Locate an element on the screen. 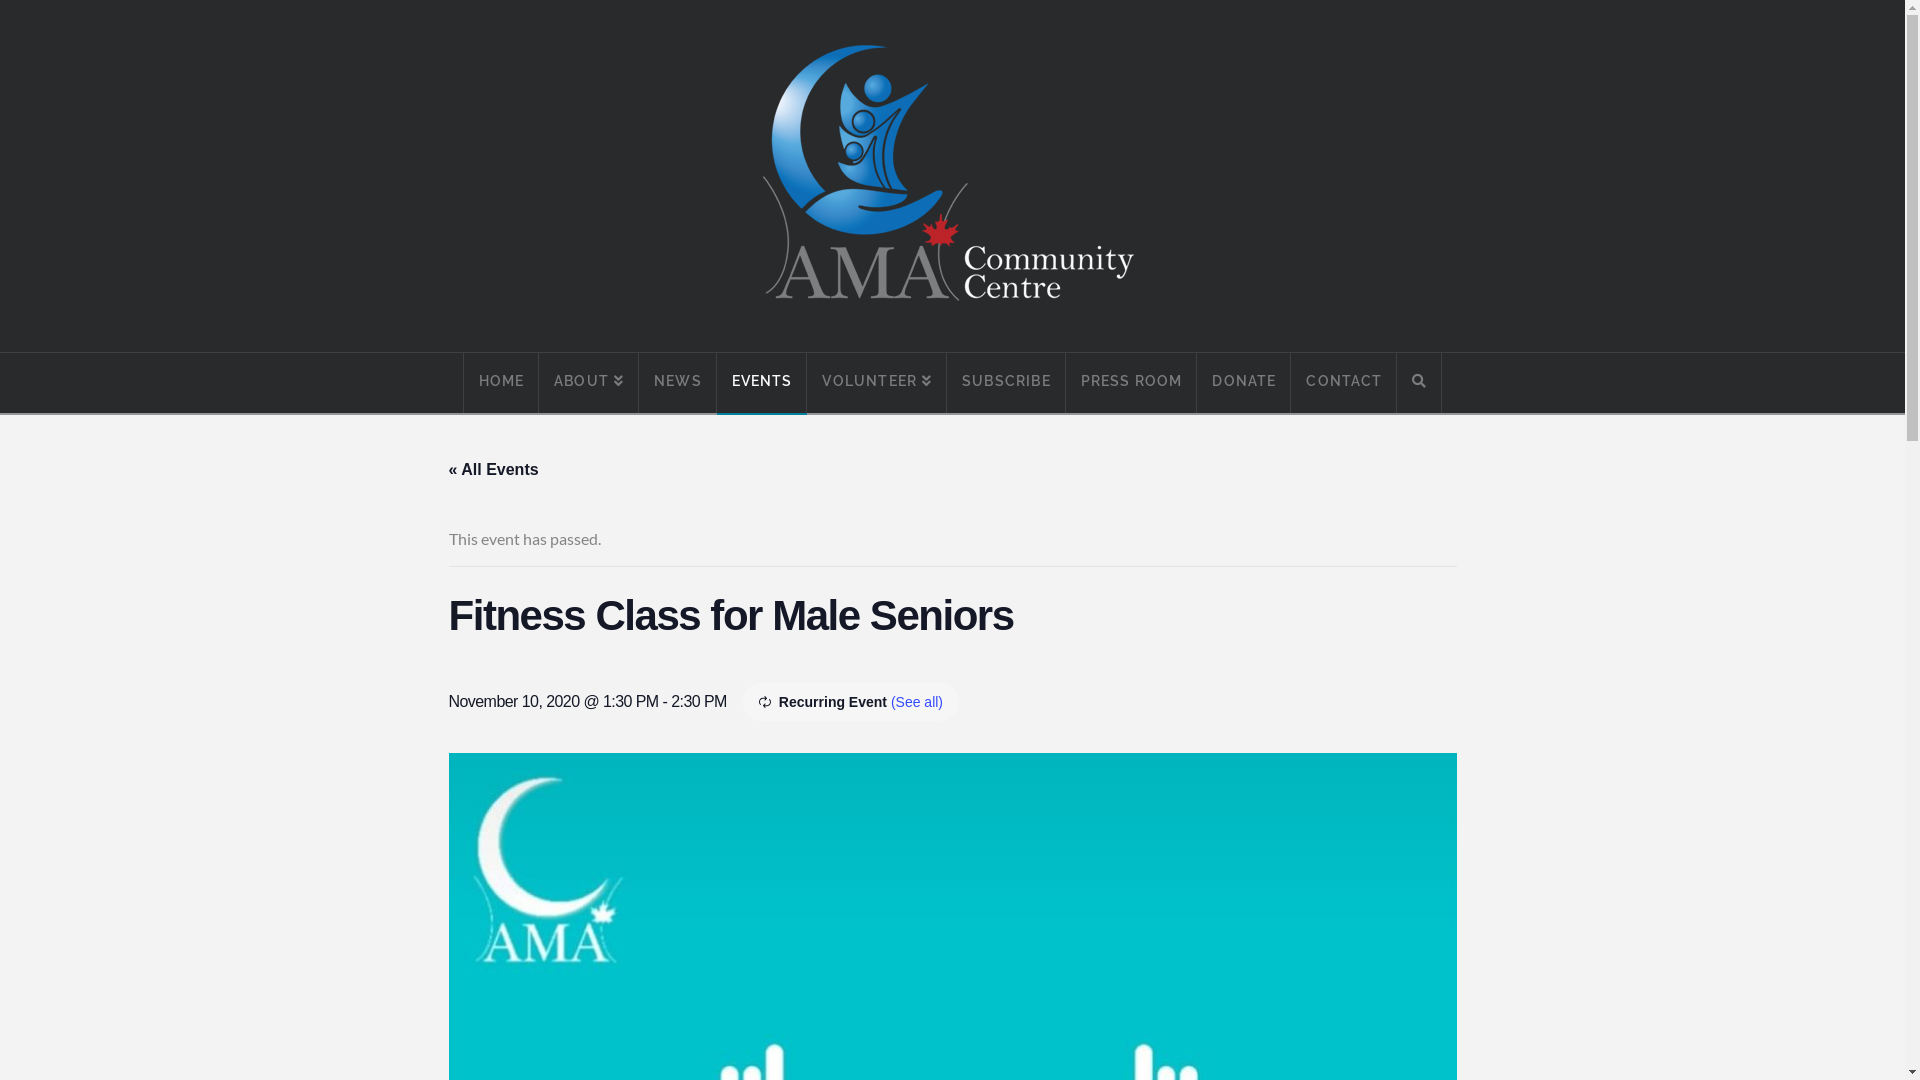 The width and height of the screenshot is (1920, 1080). 'ABOUT' is located at coordinates (588, 382).